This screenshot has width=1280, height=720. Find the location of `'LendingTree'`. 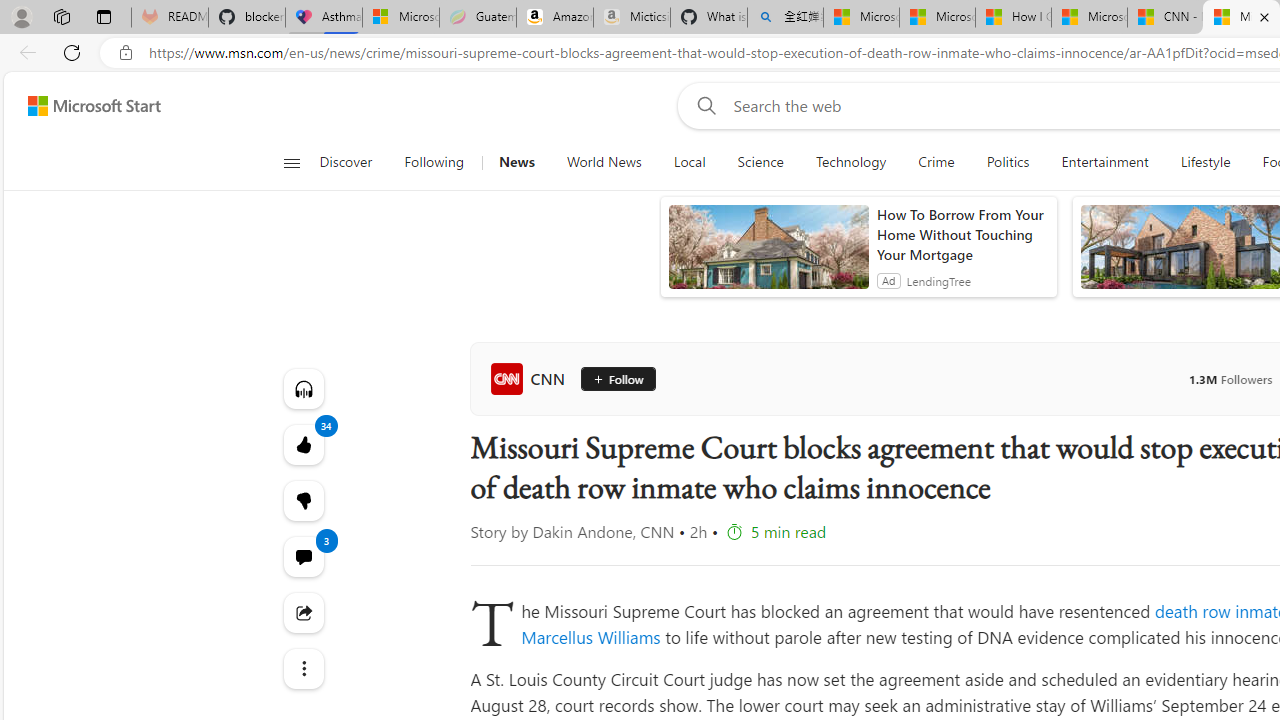

'LendingTree' is located at coordinates (937, 280).